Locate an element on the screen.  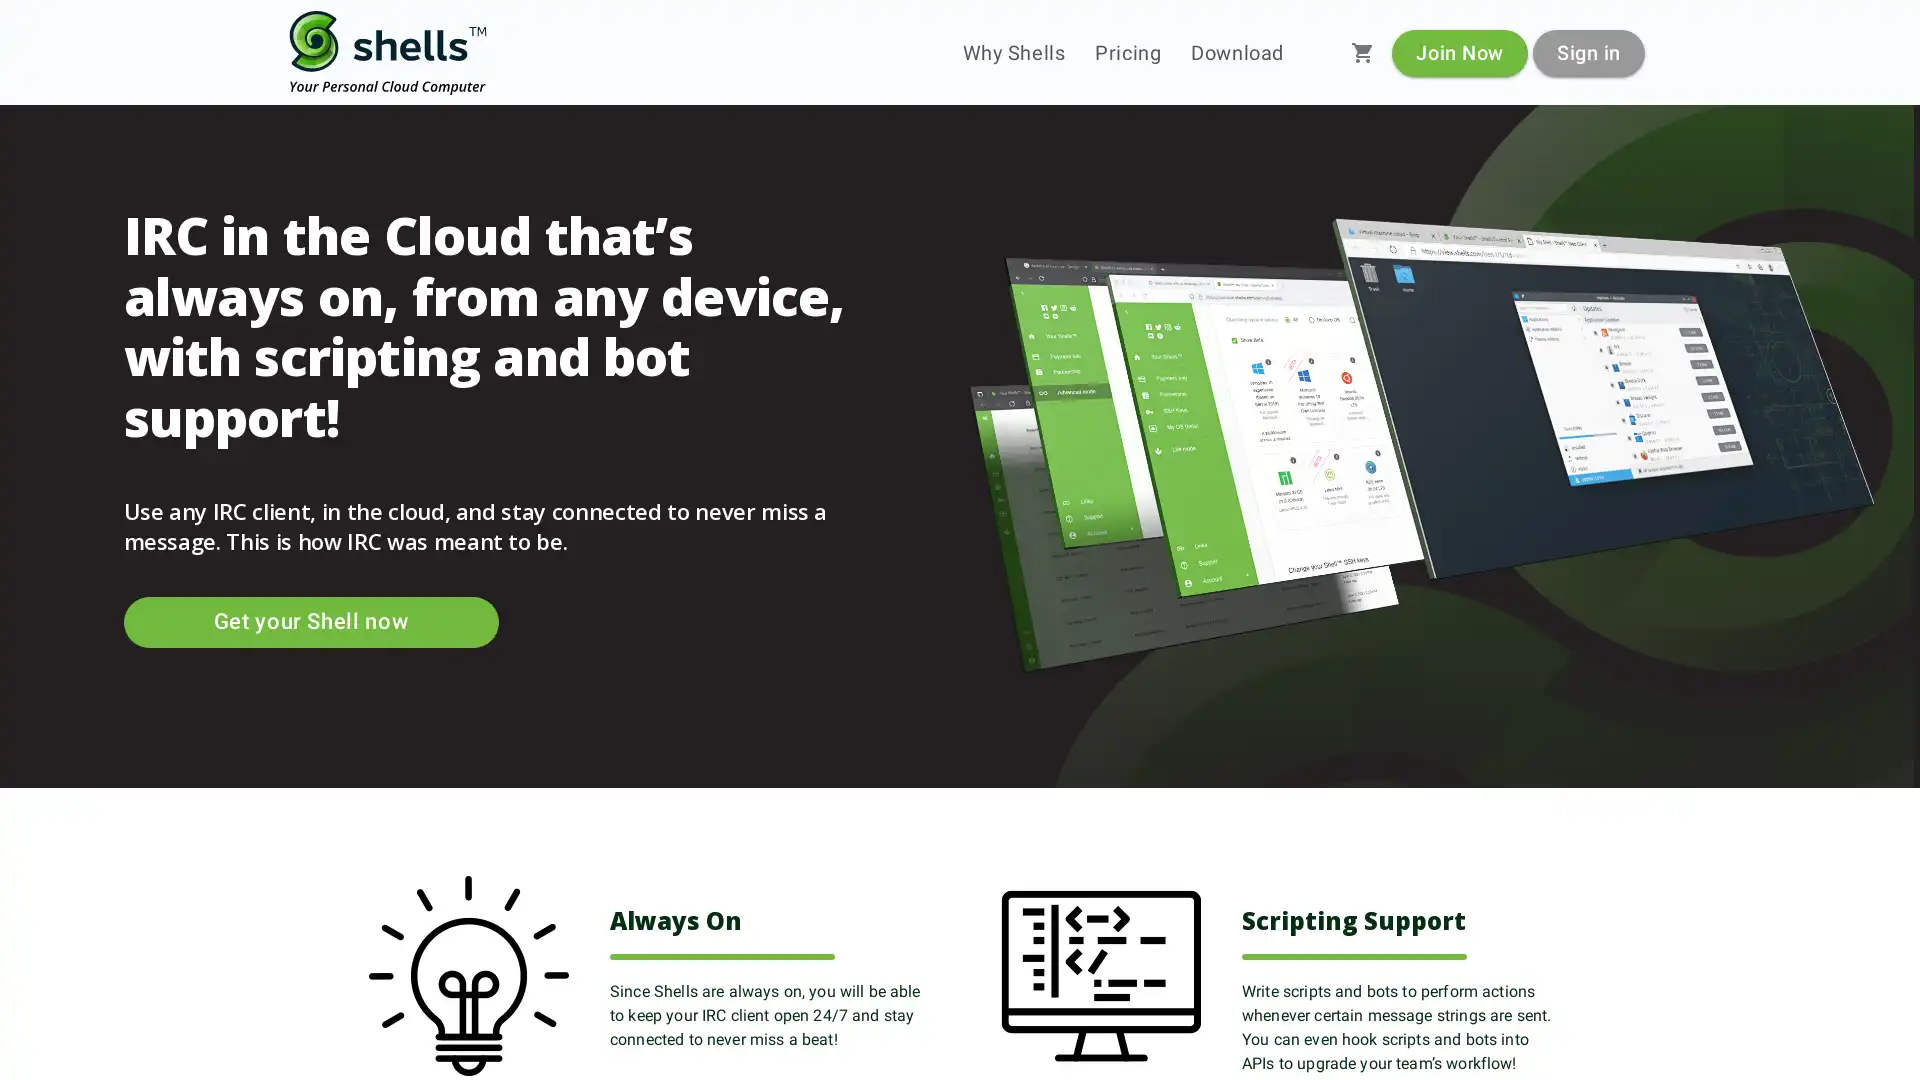
cart is located at coordinates (1362, 52).